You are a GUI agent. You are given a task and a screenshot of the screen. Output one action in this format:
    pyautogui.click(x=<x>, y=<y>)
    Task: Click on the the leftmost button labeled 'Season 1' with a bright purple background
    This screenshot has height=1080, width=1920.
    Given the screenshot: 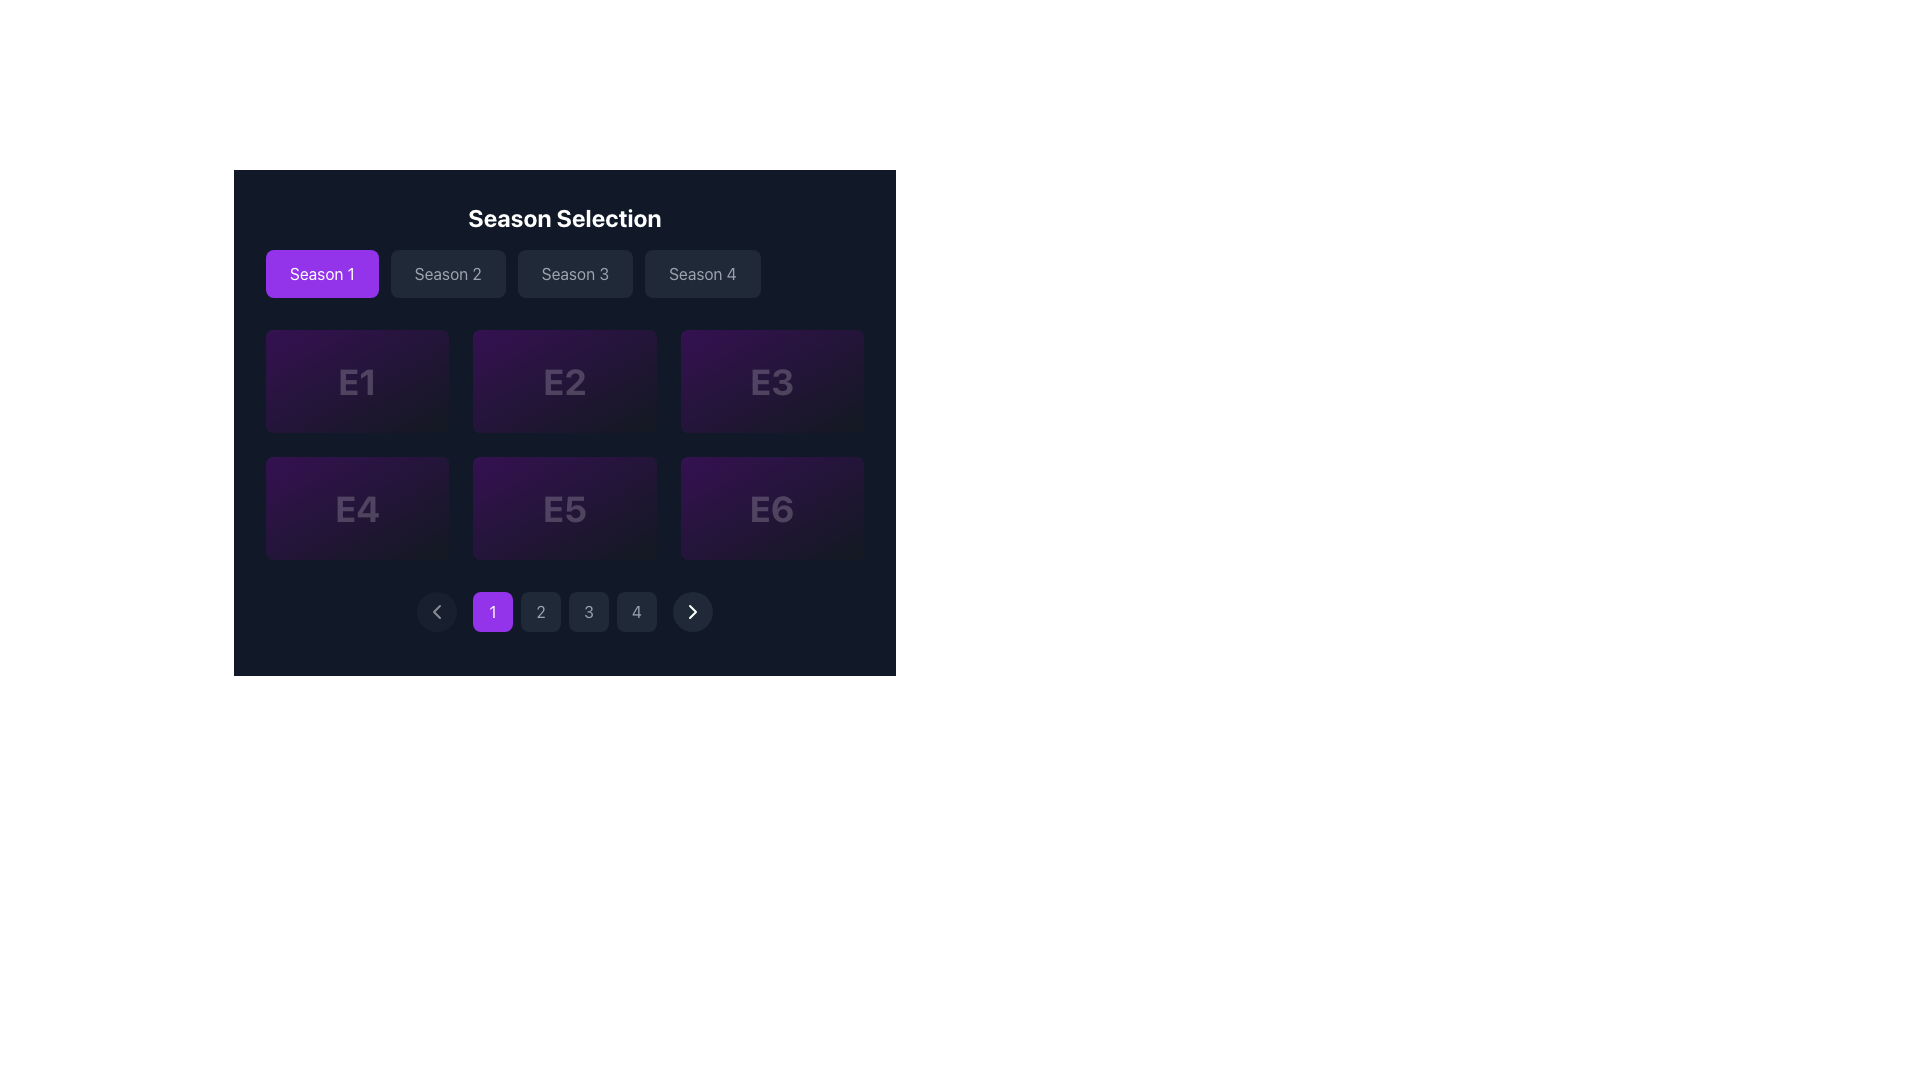 What is the action you would take?
    pyautogui.click(x=322, y=273)
    